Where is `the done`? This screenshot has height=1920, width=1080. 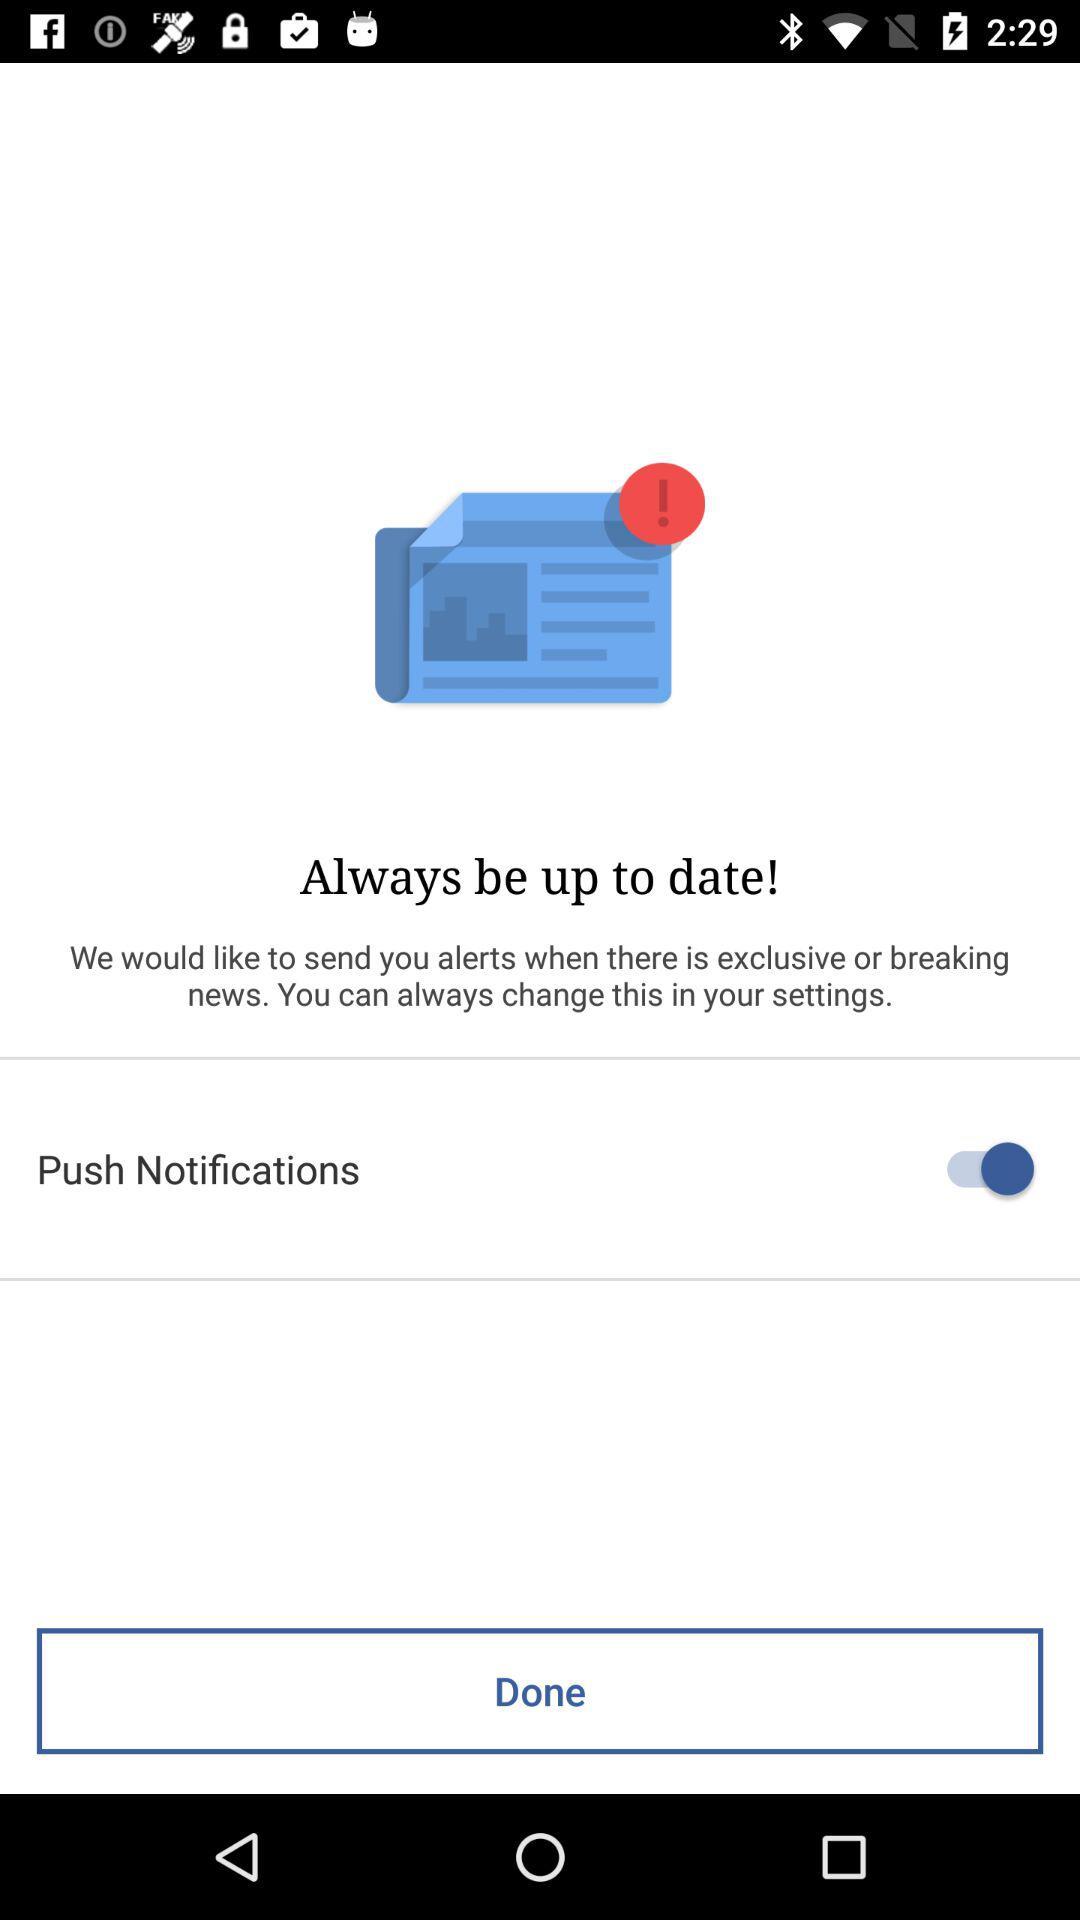
the done is located at coordinates (540, 1690).